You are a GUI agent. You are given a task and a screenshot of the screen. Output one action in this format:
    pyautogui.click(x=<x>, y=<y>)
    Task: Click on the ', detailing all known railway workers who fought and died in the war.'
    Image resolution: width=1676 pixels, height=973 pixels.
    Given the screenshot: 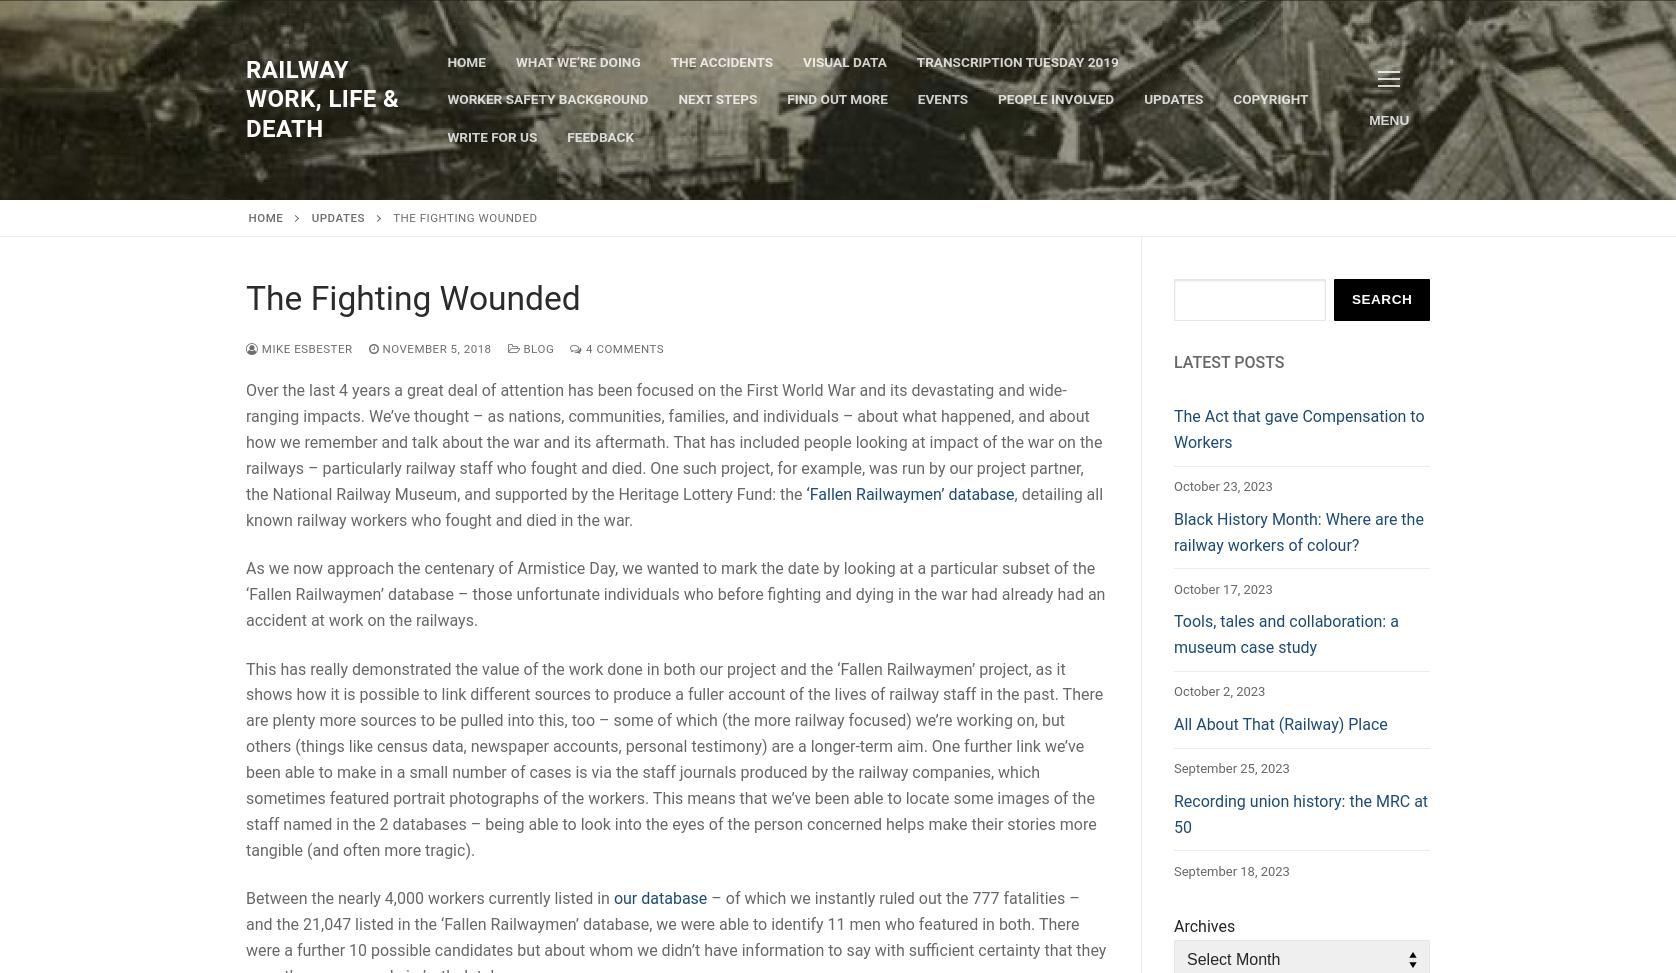 What is the action you would take?
    pyautogui.click(x=673, y=505)
    